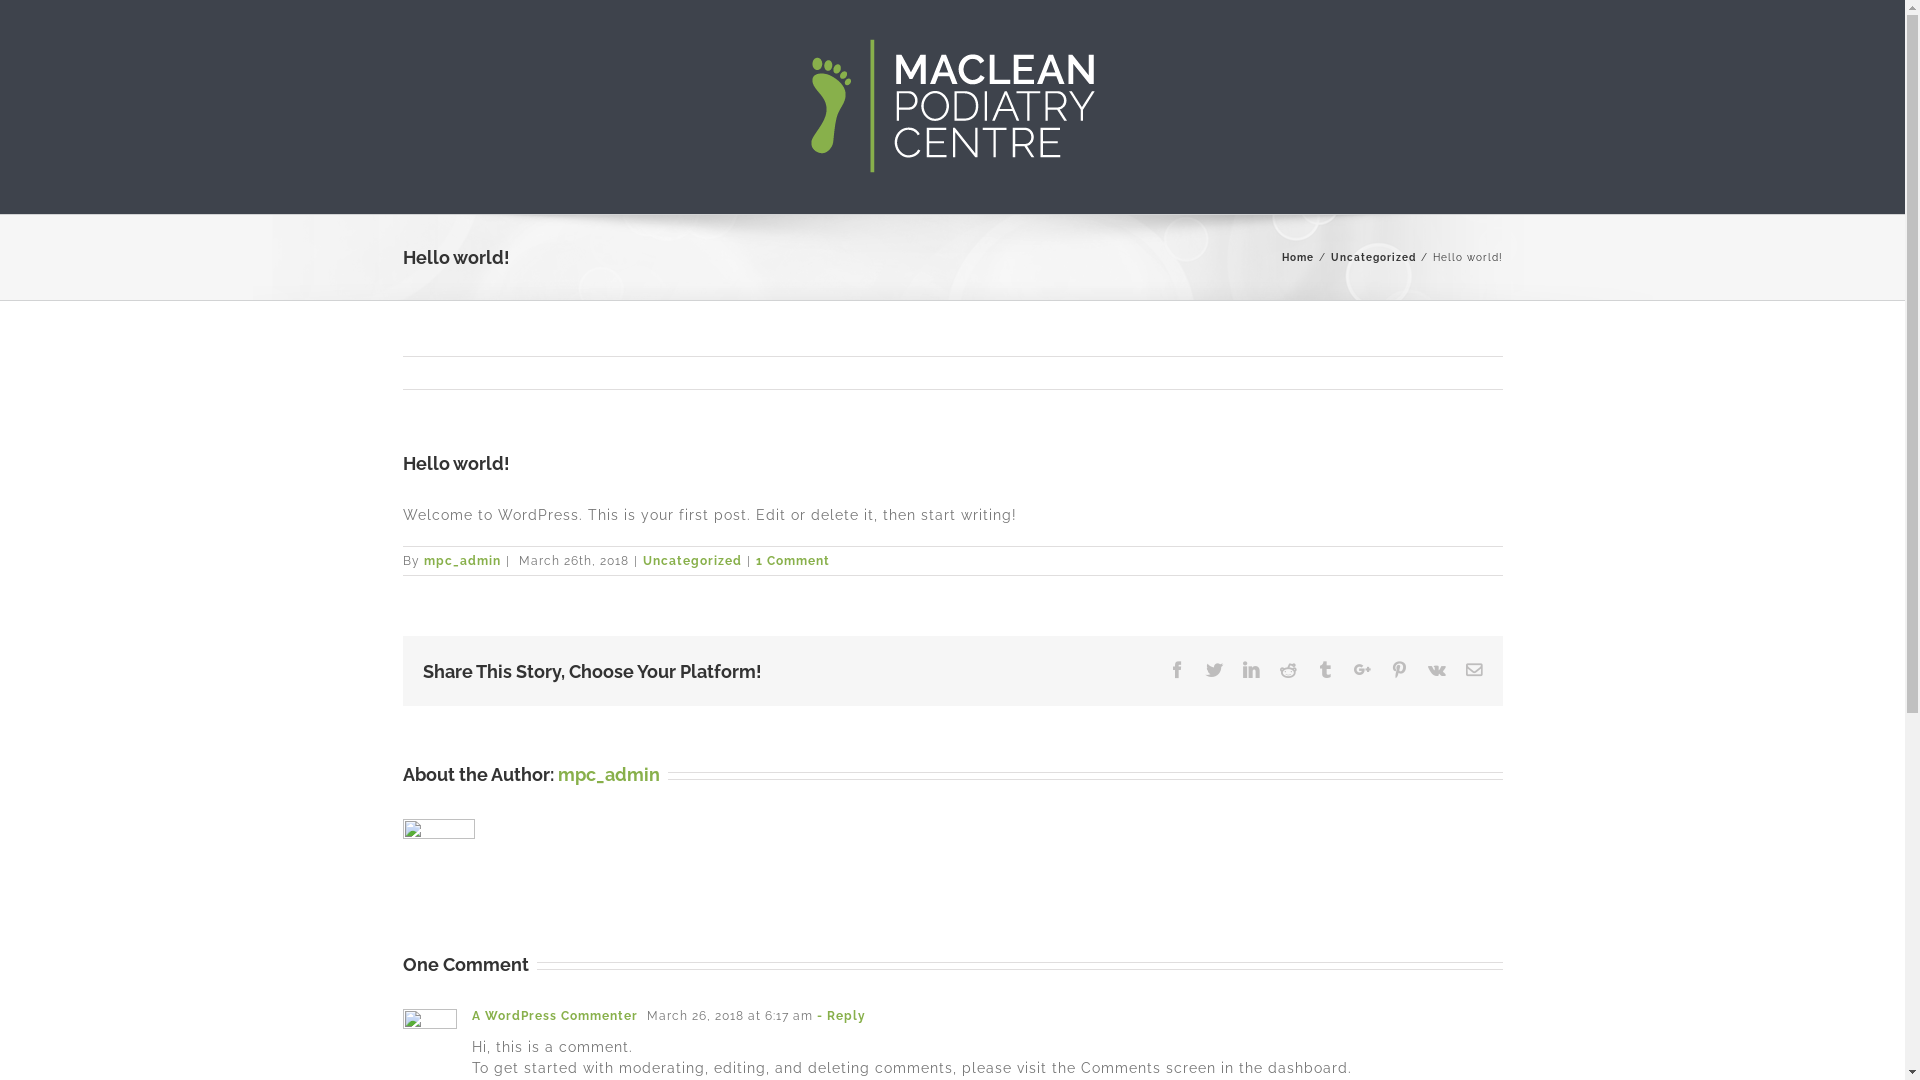 The height and width of the screenshot is (1080, 1920). Describe the element at coordinates (791, 560) in the screenshot. I see `'1 Comment'` at that location.